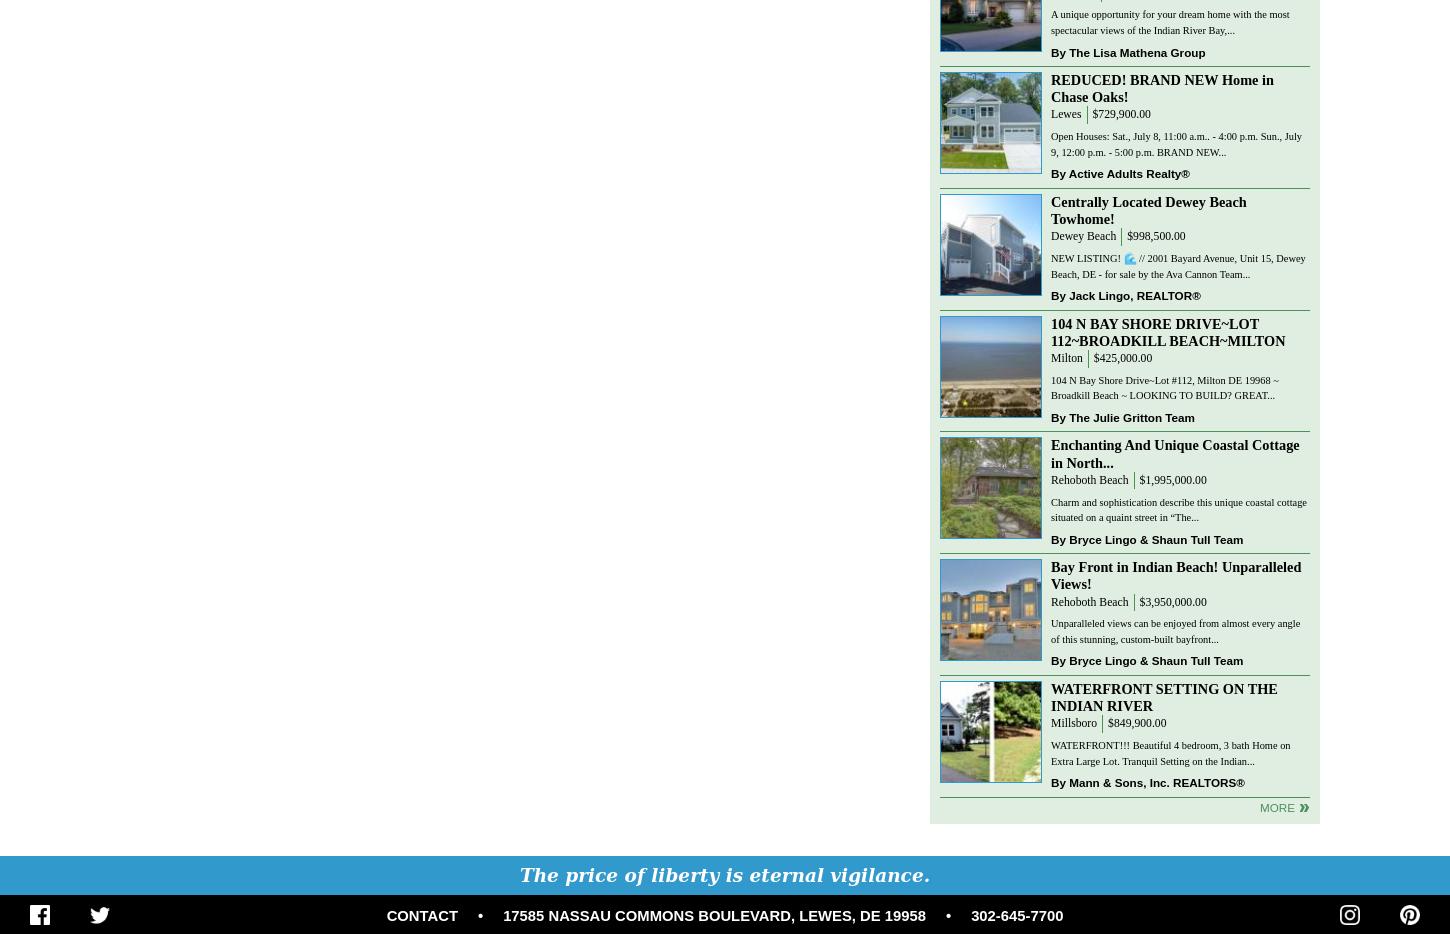  What do you see at coordinates (1068, 51) in the screenshot?
I see `'The Lisa Mathena Group'` at bounding box center [1068, 51].